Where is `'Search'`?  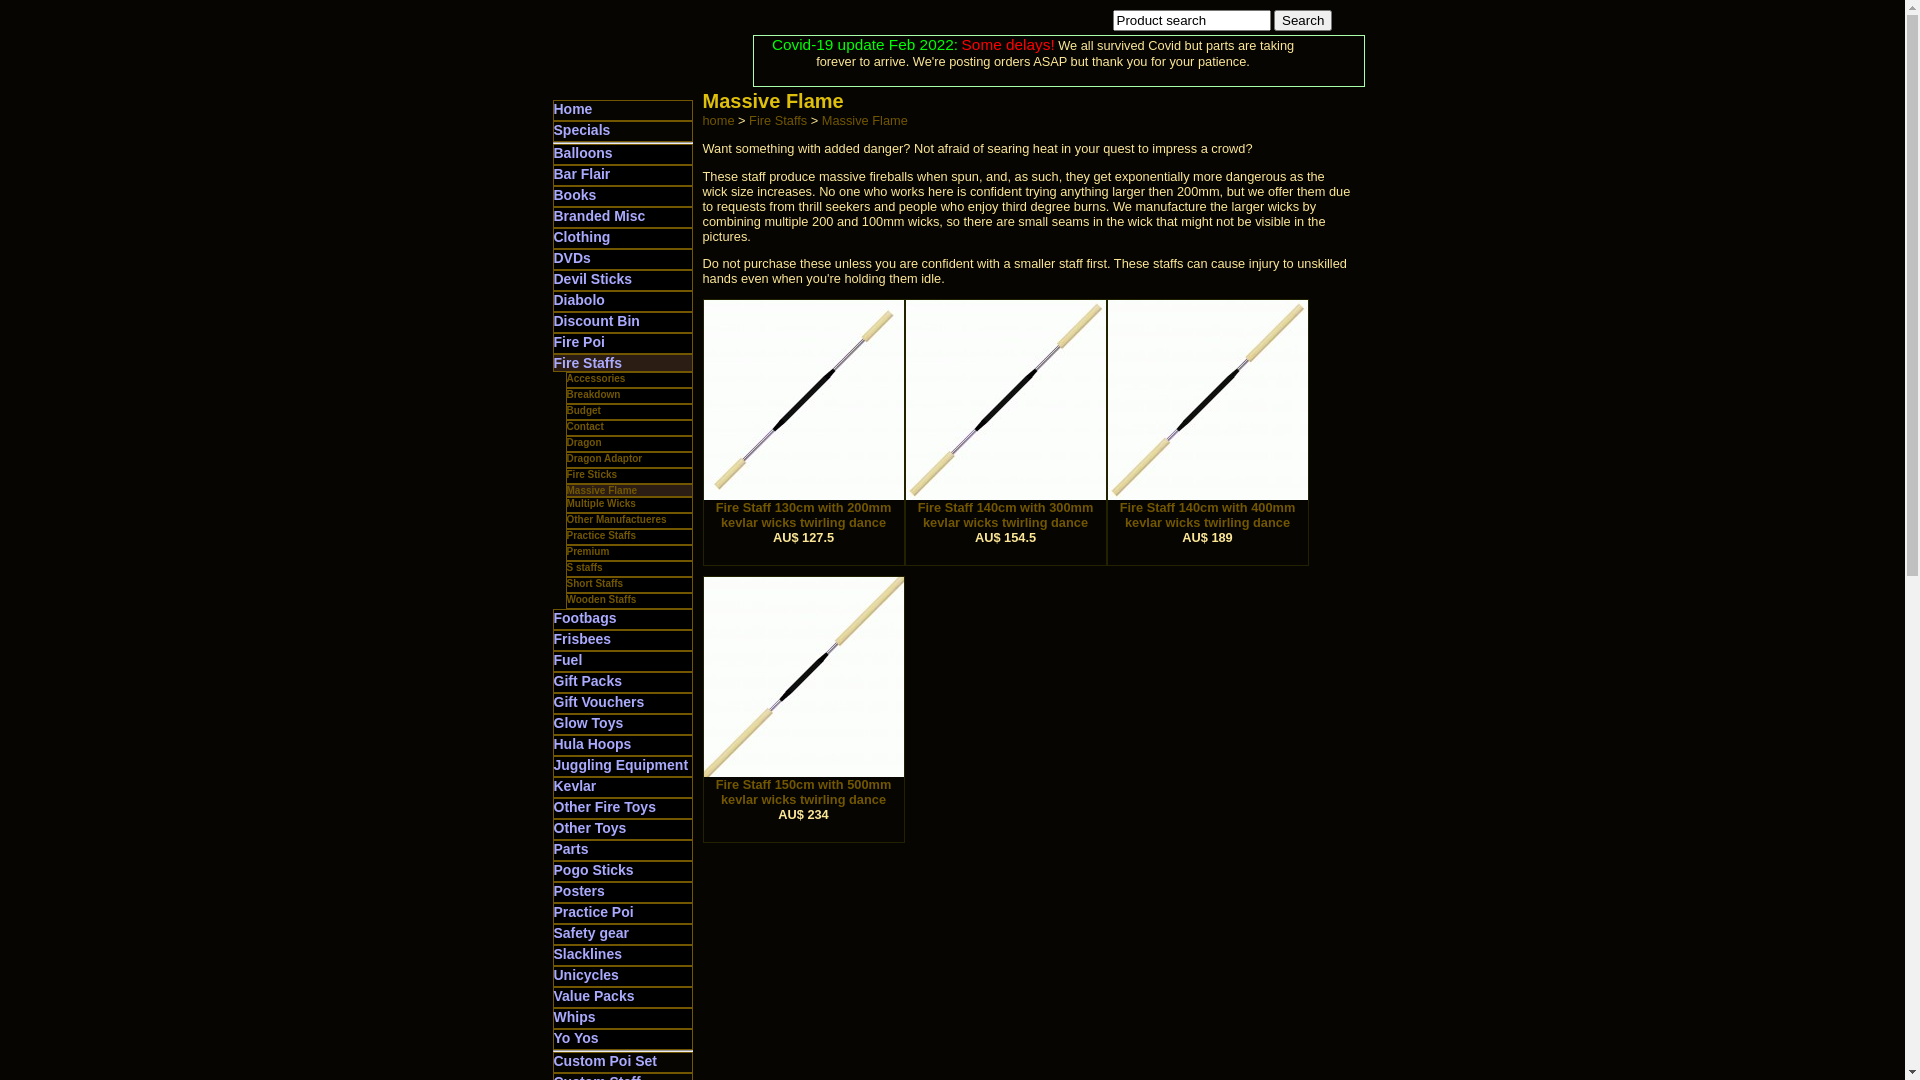 'Search' is located at coordinates (1302, 20).